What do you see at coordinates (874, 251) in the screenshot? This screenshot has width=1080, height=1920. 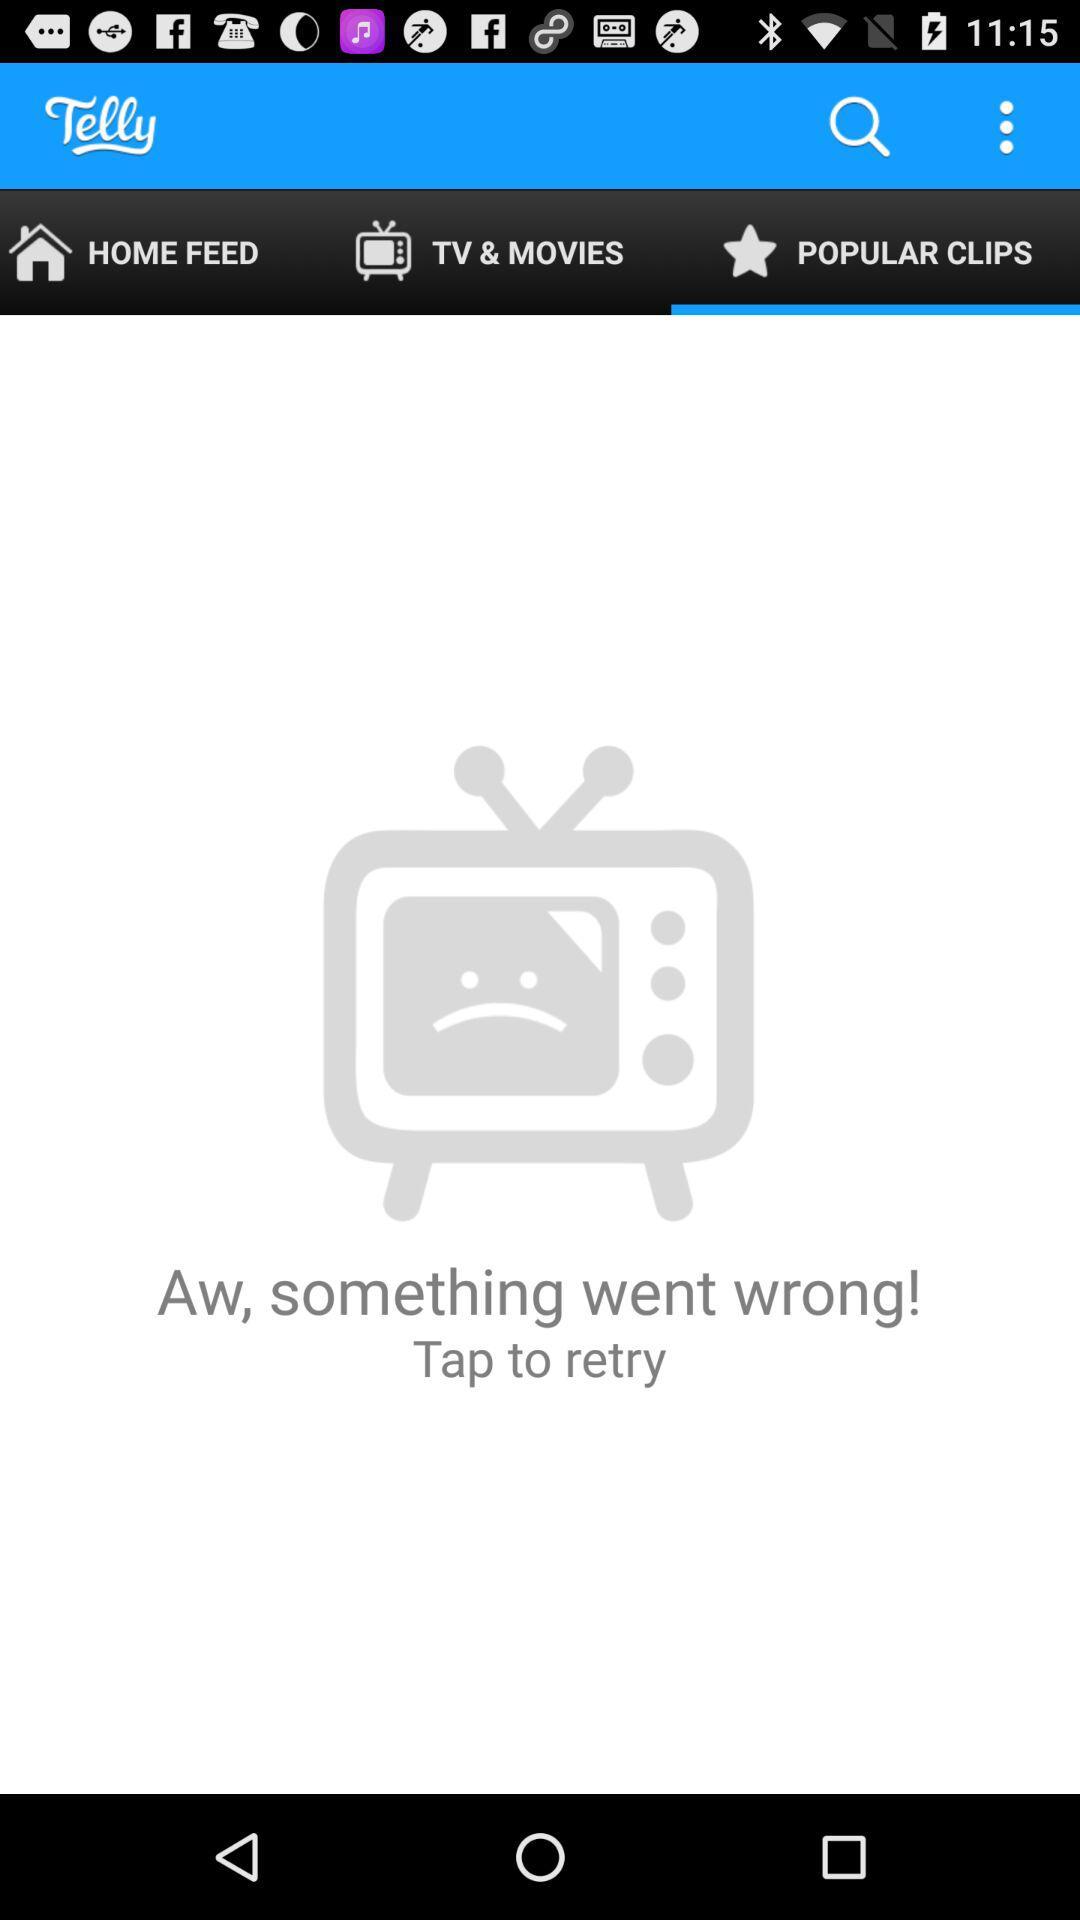 I see `icon above the aw something went icon` at bounding box center [874, 251].